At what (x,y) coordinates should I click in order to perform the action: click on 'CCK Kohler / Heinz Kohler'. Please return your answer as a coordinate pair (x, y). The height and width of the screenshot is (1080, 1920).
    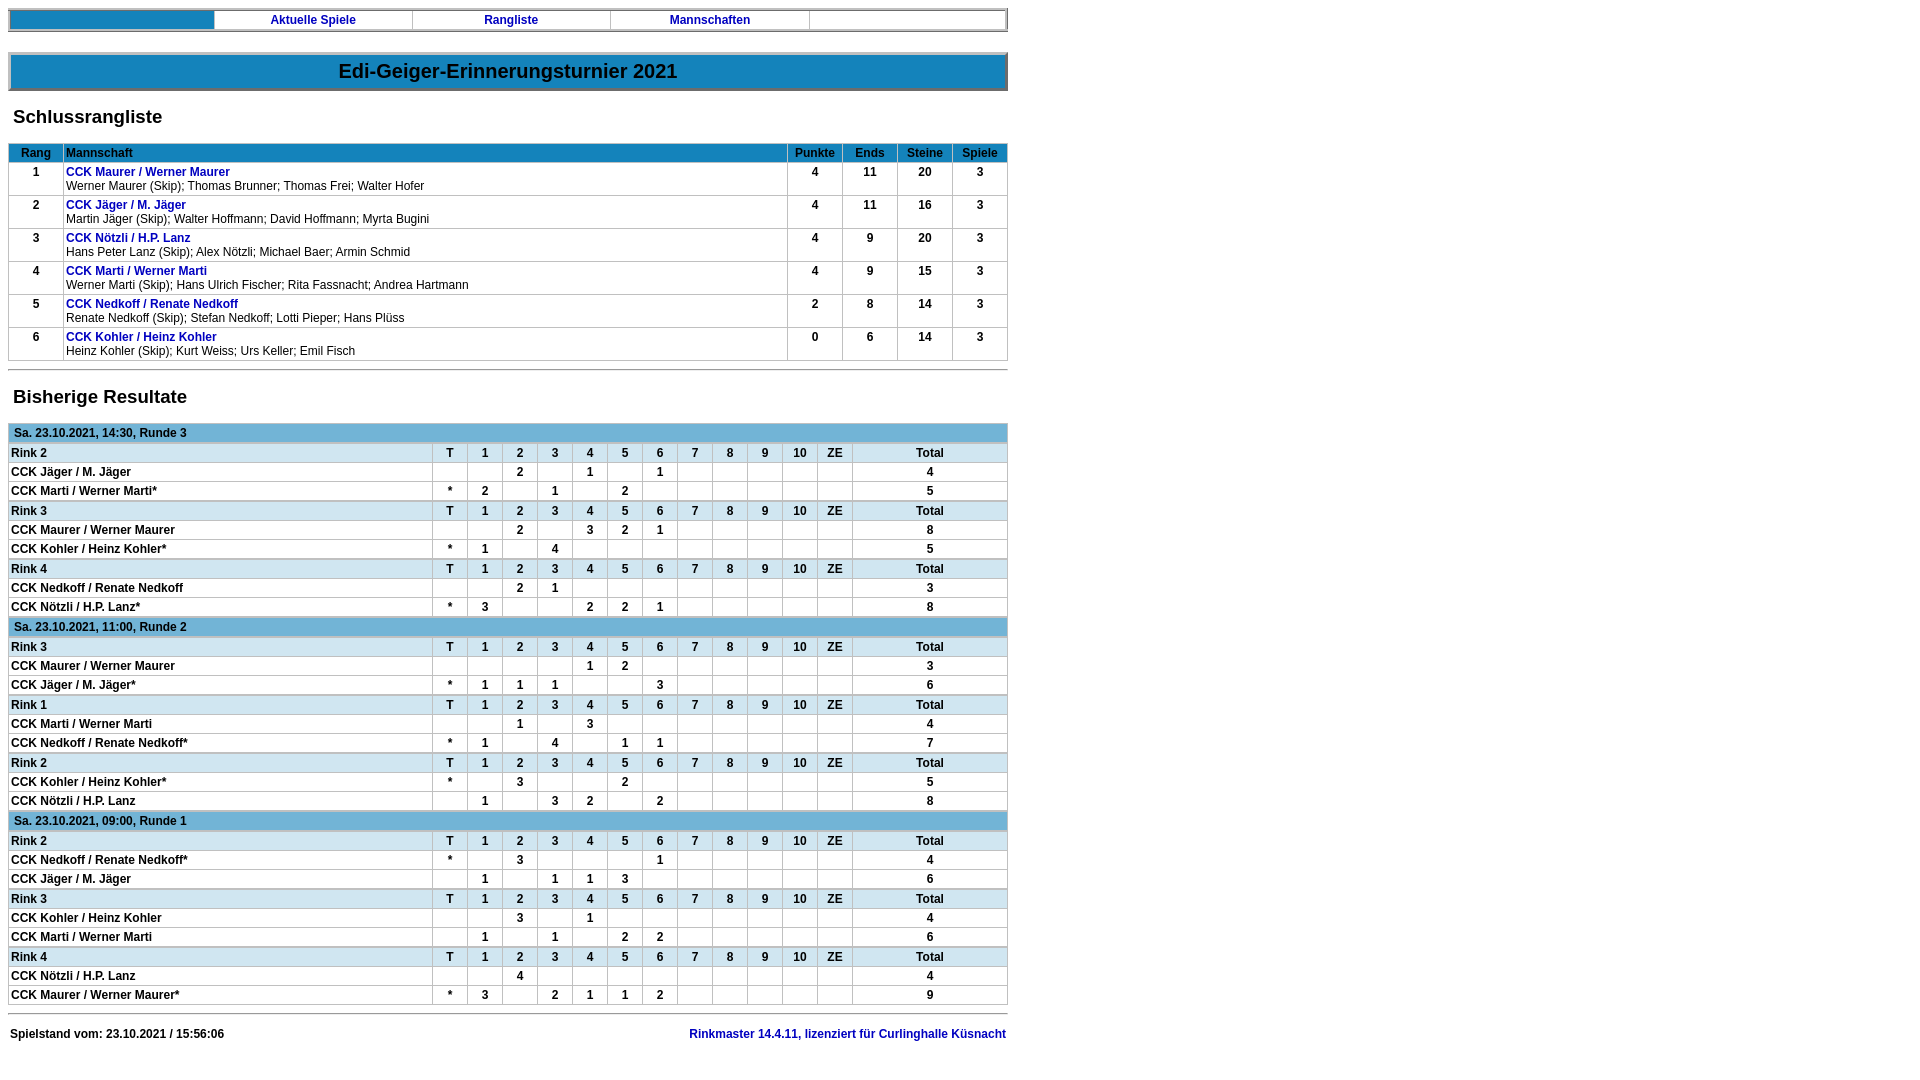
    Looking at the image, I should click on (140, 335).